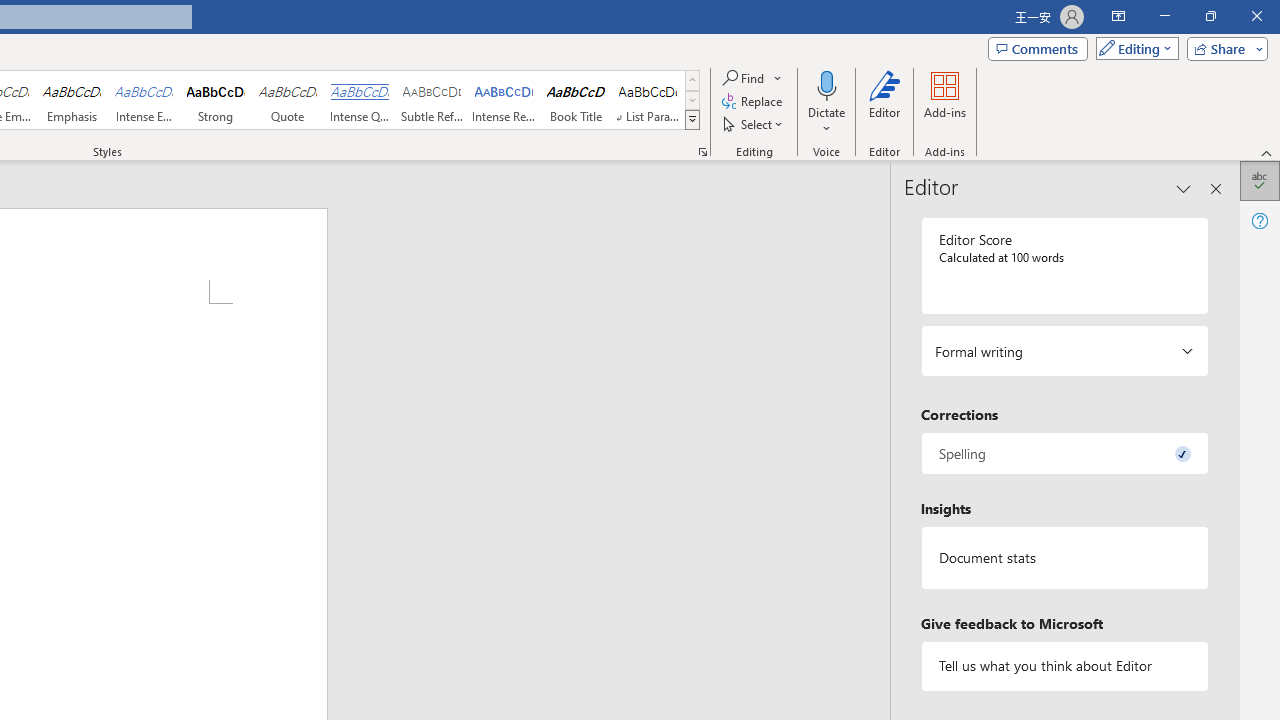  What do you see at coordinates (71, 100) in the screenshot?
I see `'Emphasis'` at bounding box center [71, 100].